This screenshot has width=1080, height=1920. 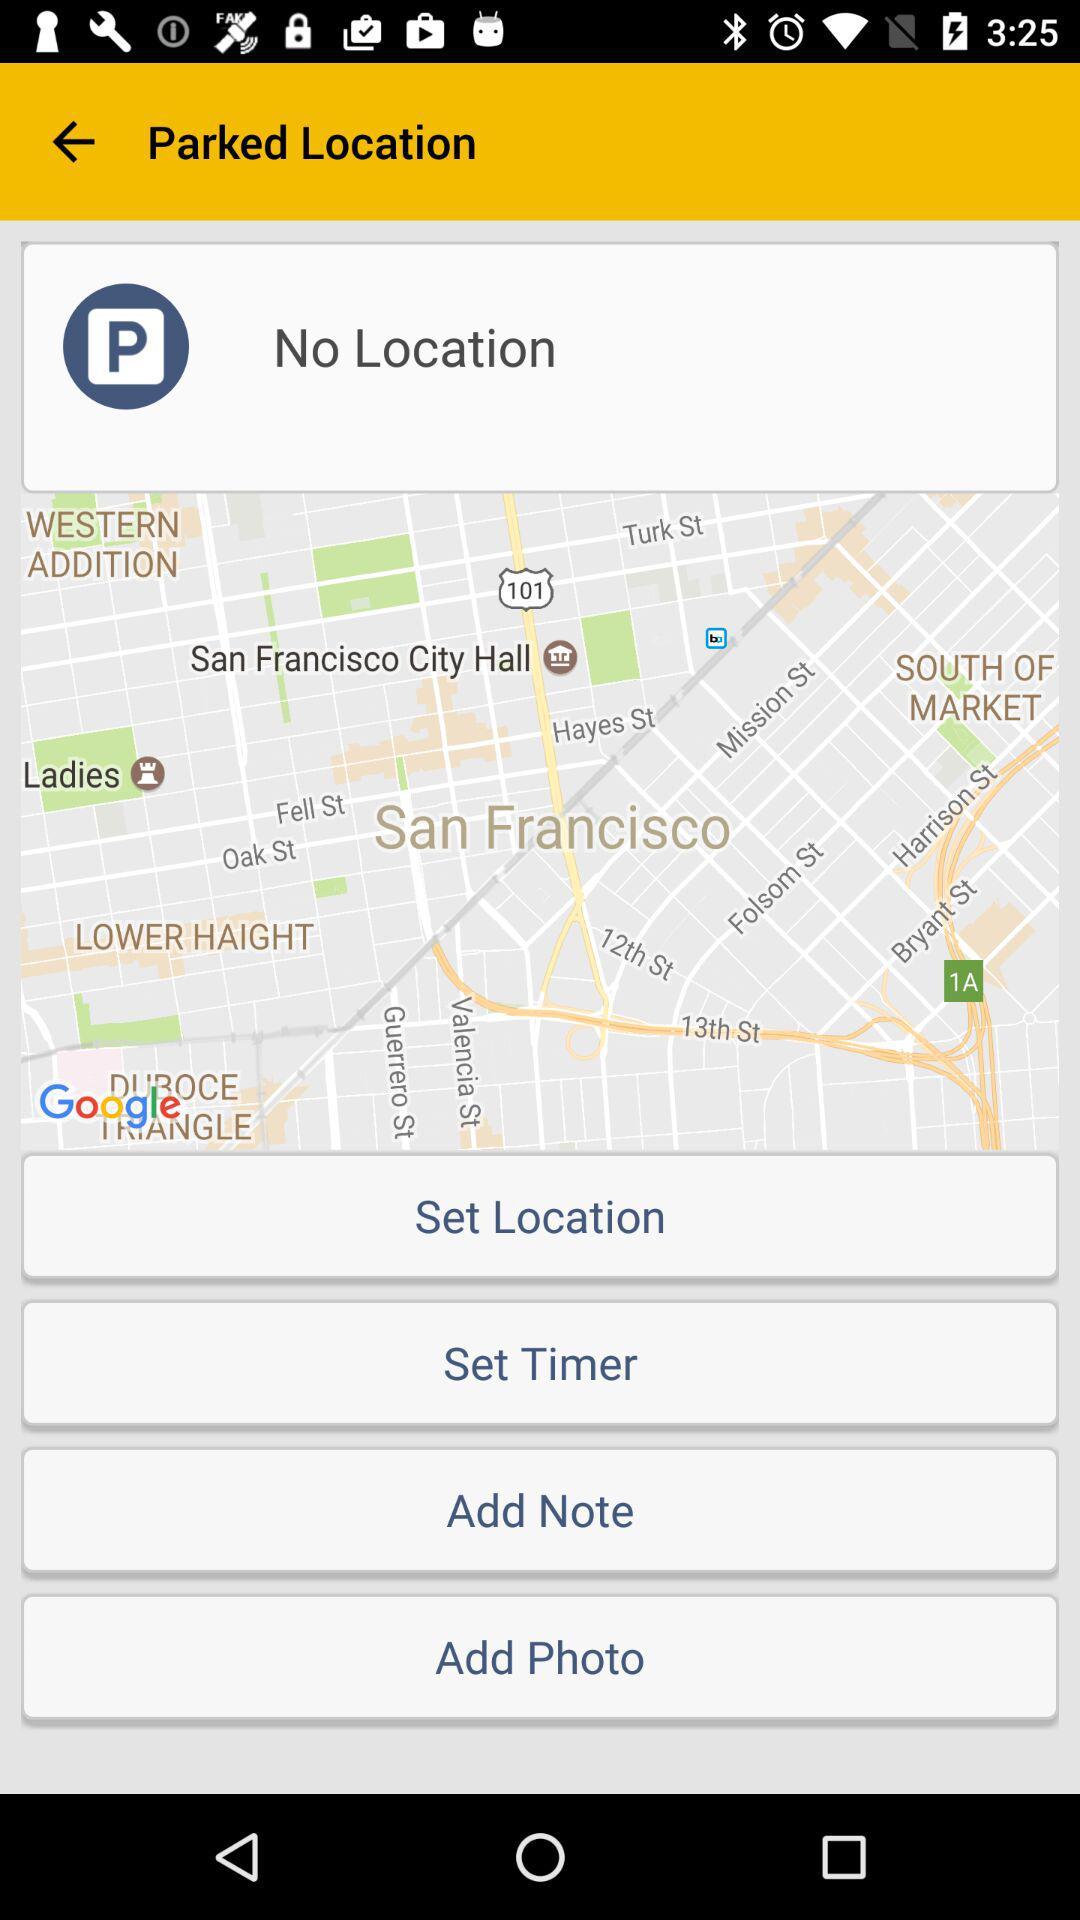 What do you see at coordinates (540, 1214) in the screenshot?
I see `set location` at bounding box center [540, 1214].